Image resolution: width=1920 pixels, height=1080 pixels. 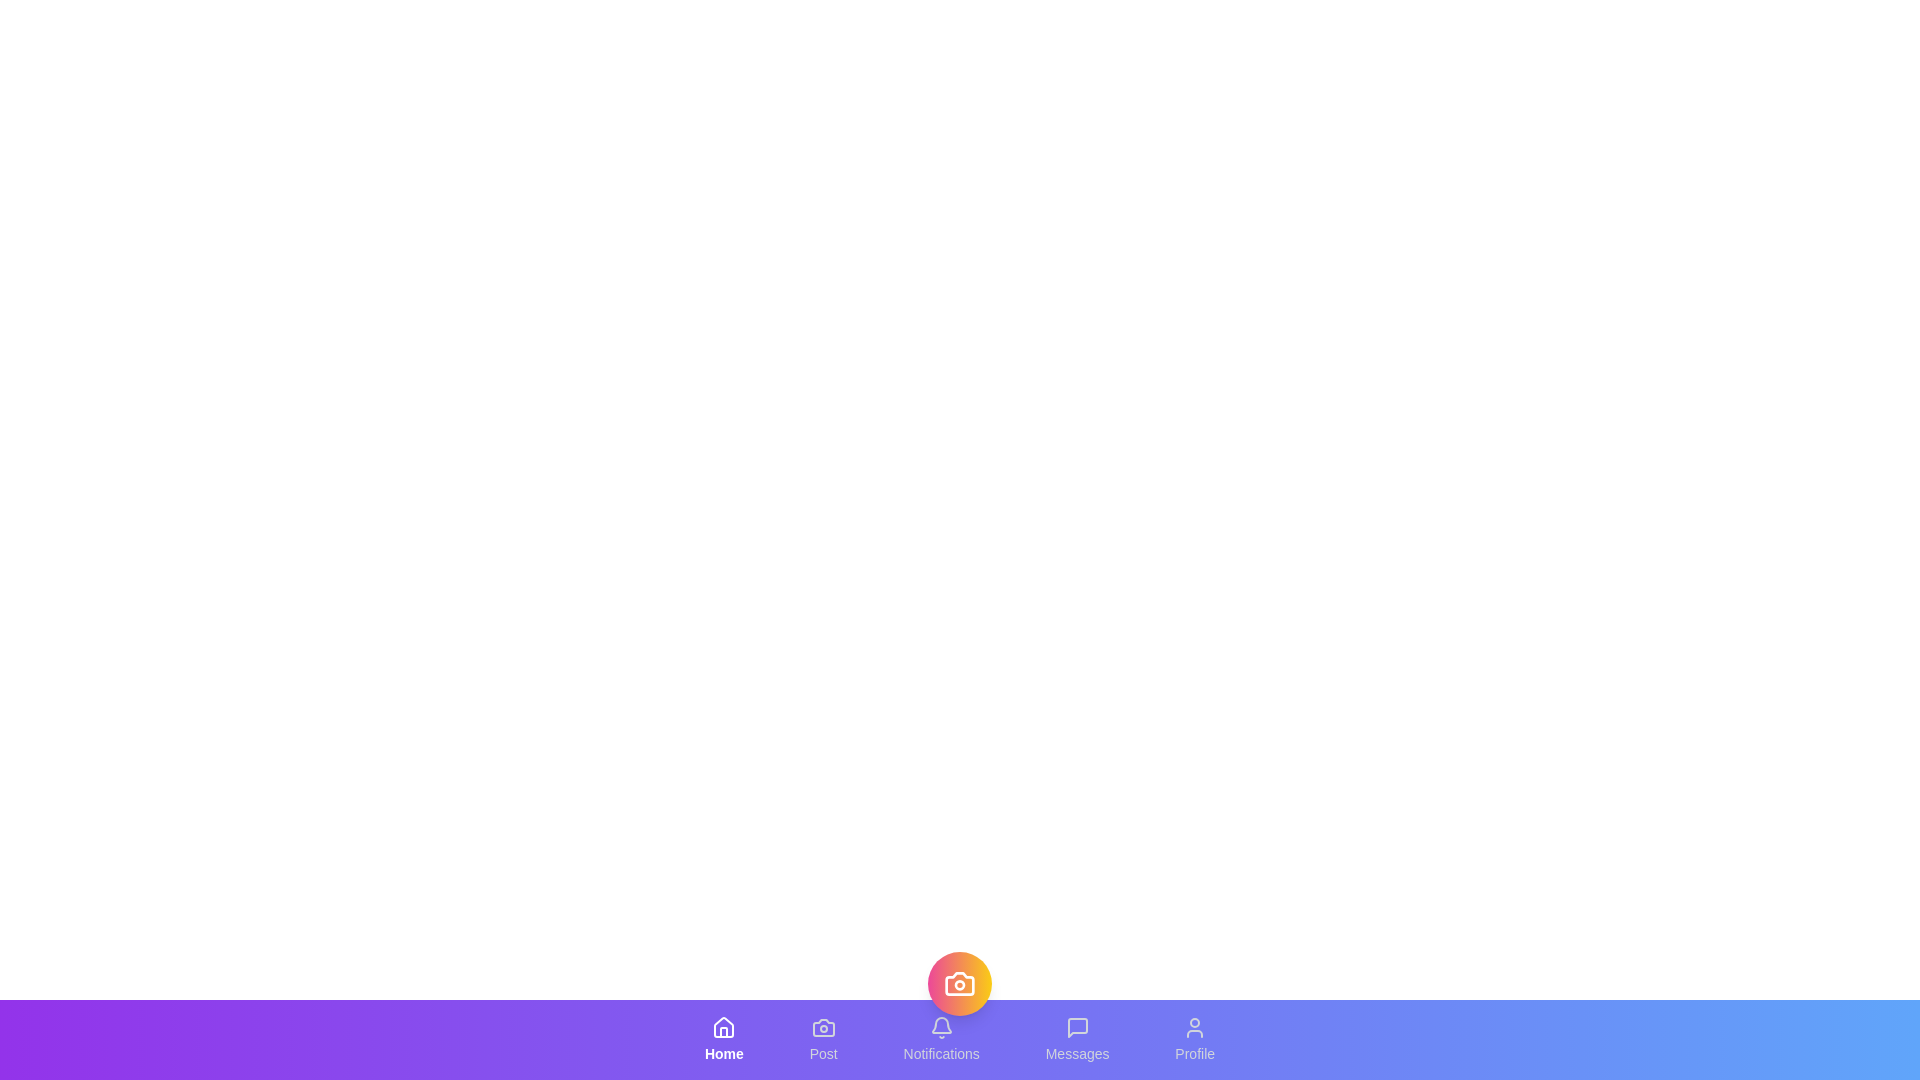 What do you see at coordinates (723, 1039) in the screenshot?
I see `the Home tab to switch to its section` at bounding box center [723, 1039].